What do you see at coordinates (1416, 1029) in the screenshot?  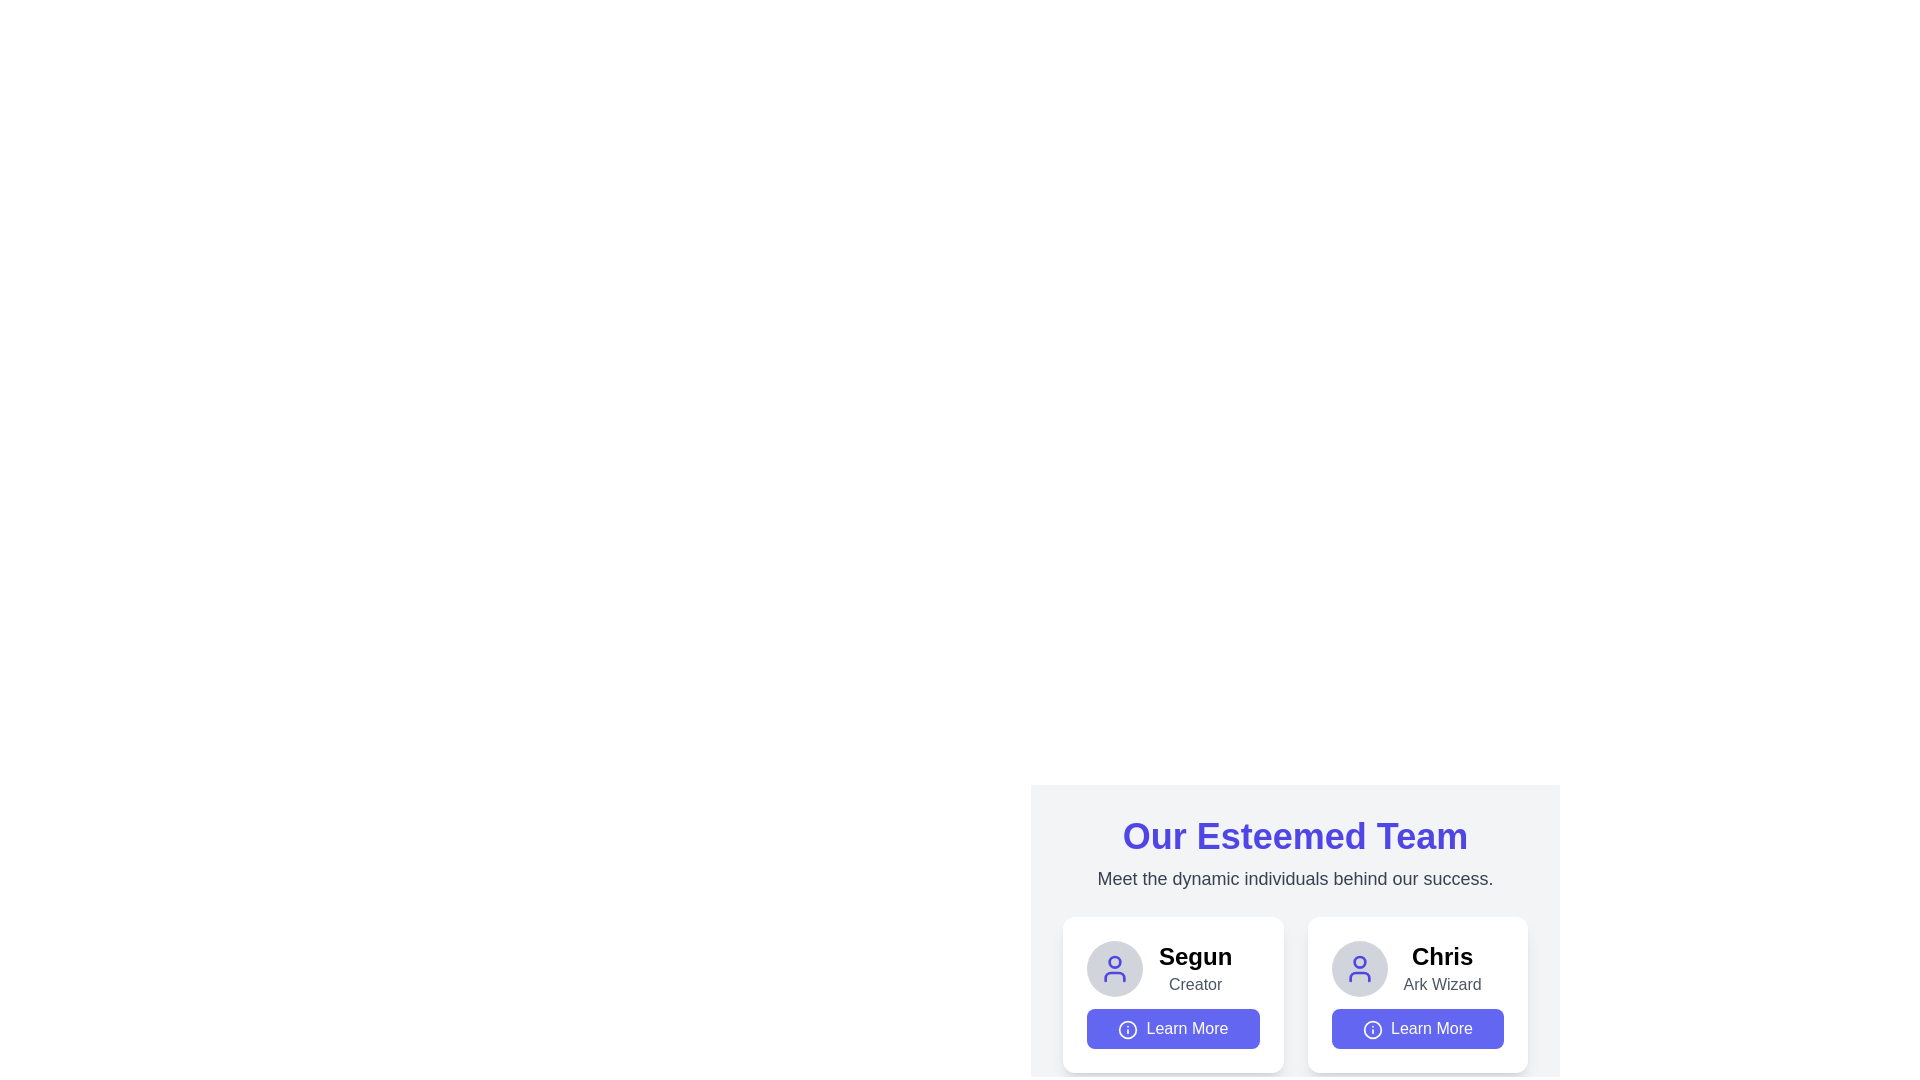 I see `the button that provides a link to additional information about 'Chris Ark Wizard' to change its background color` at bounding box center [1416, 1029].